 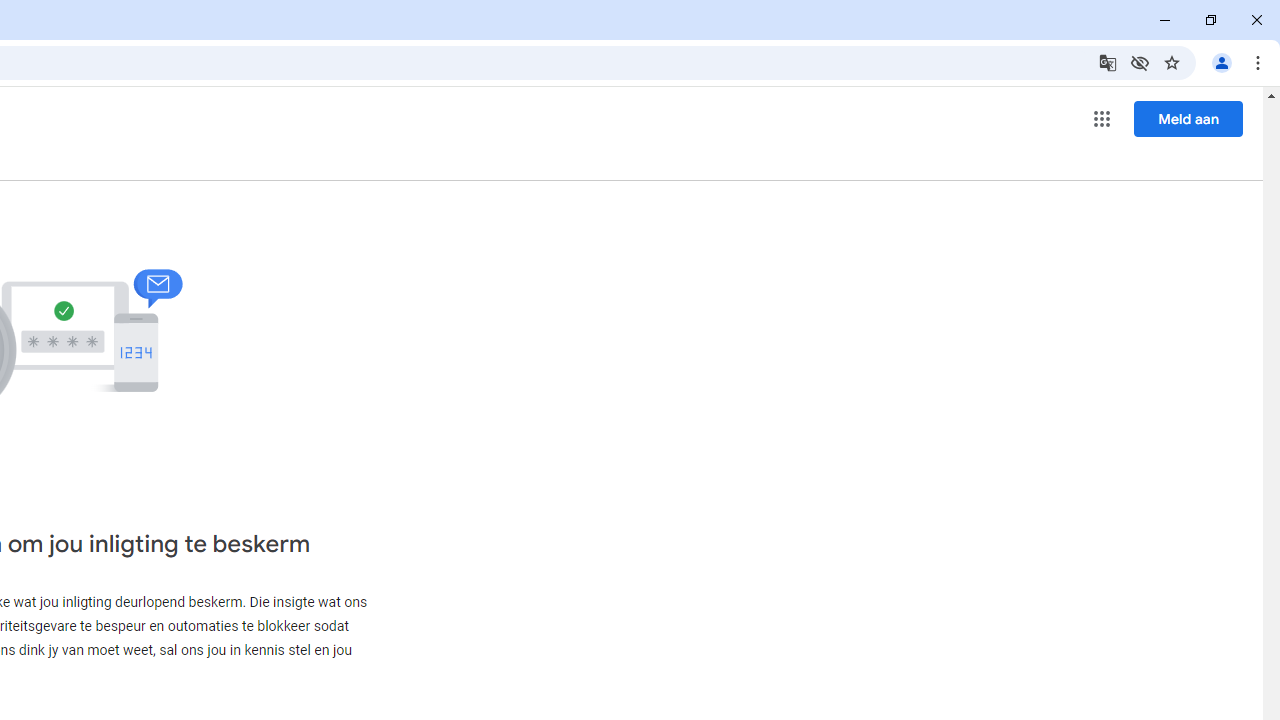 What do you see at coordinates (1188, 118) in the screenshot?
I see `'Meld aan'` at bounding box center [1188, 118].